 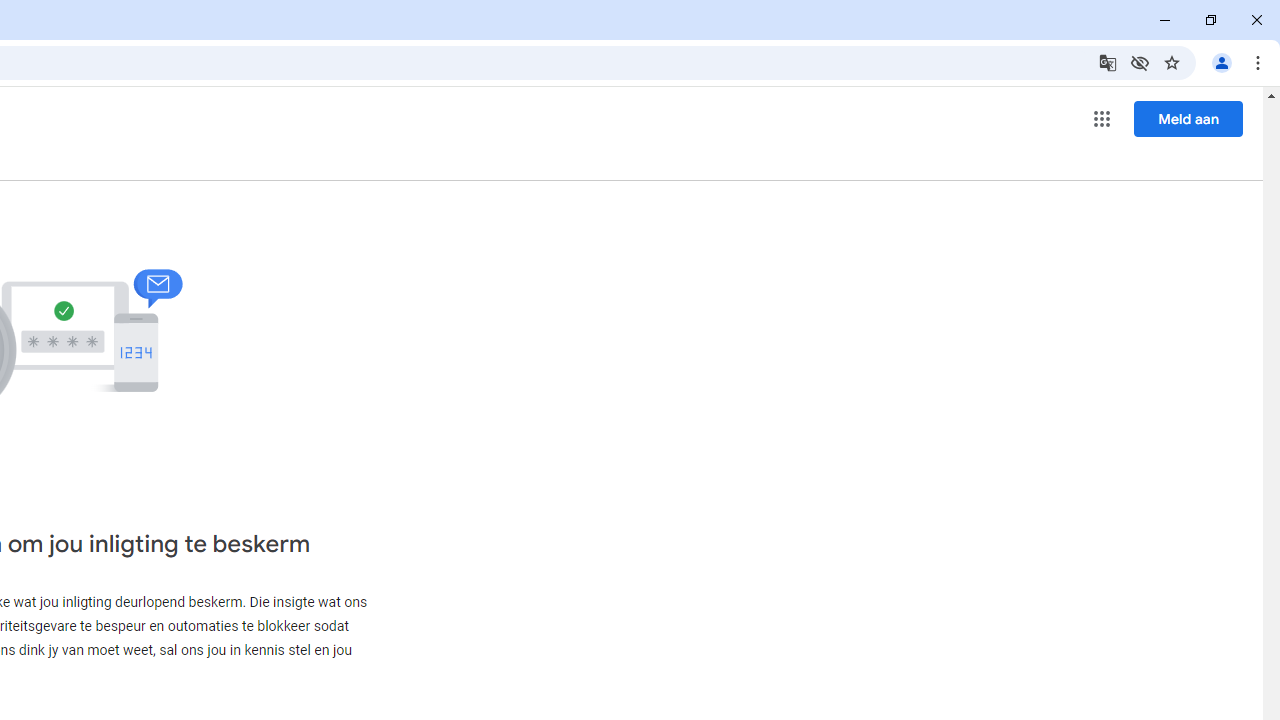 What do you see at coordinates (1188, 118) in the screenshot?
I see `'Meld aan'` at bounding box center [1188, 118].